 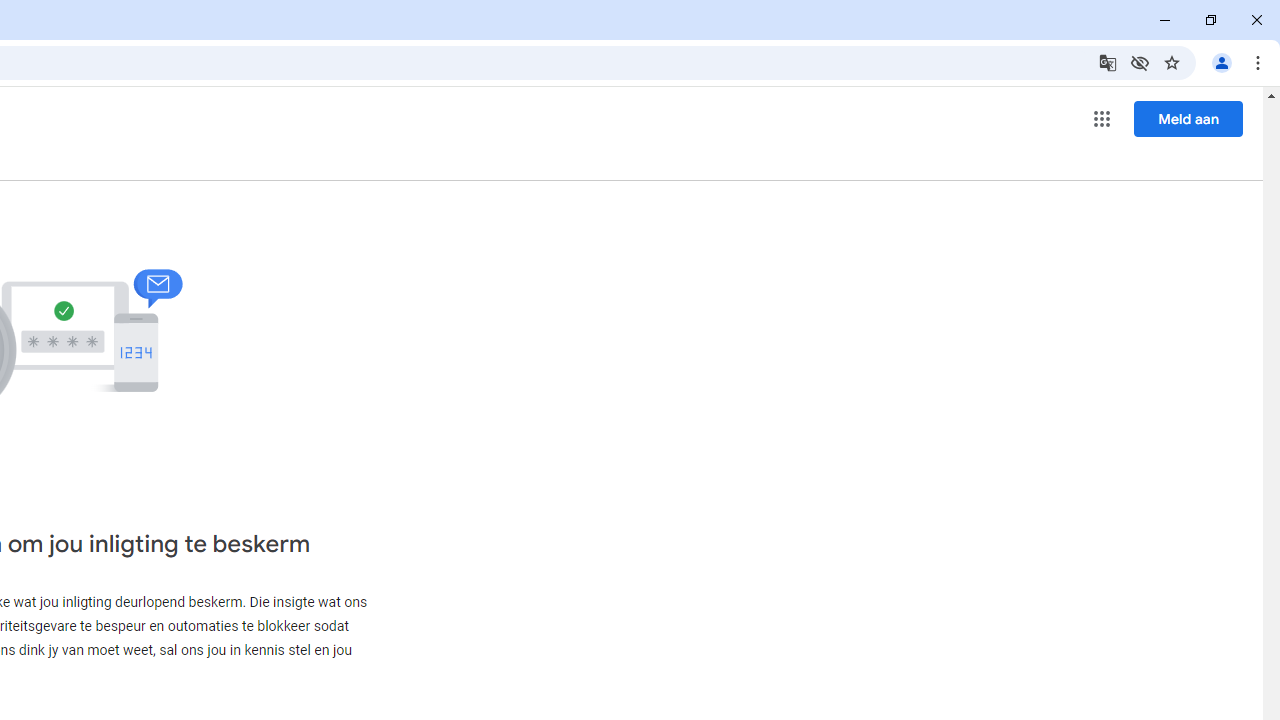 What do you see at coordinates (1188, 118) in the screenshot?
I see `'Meld aan'` at bounding box center [1188, 118].